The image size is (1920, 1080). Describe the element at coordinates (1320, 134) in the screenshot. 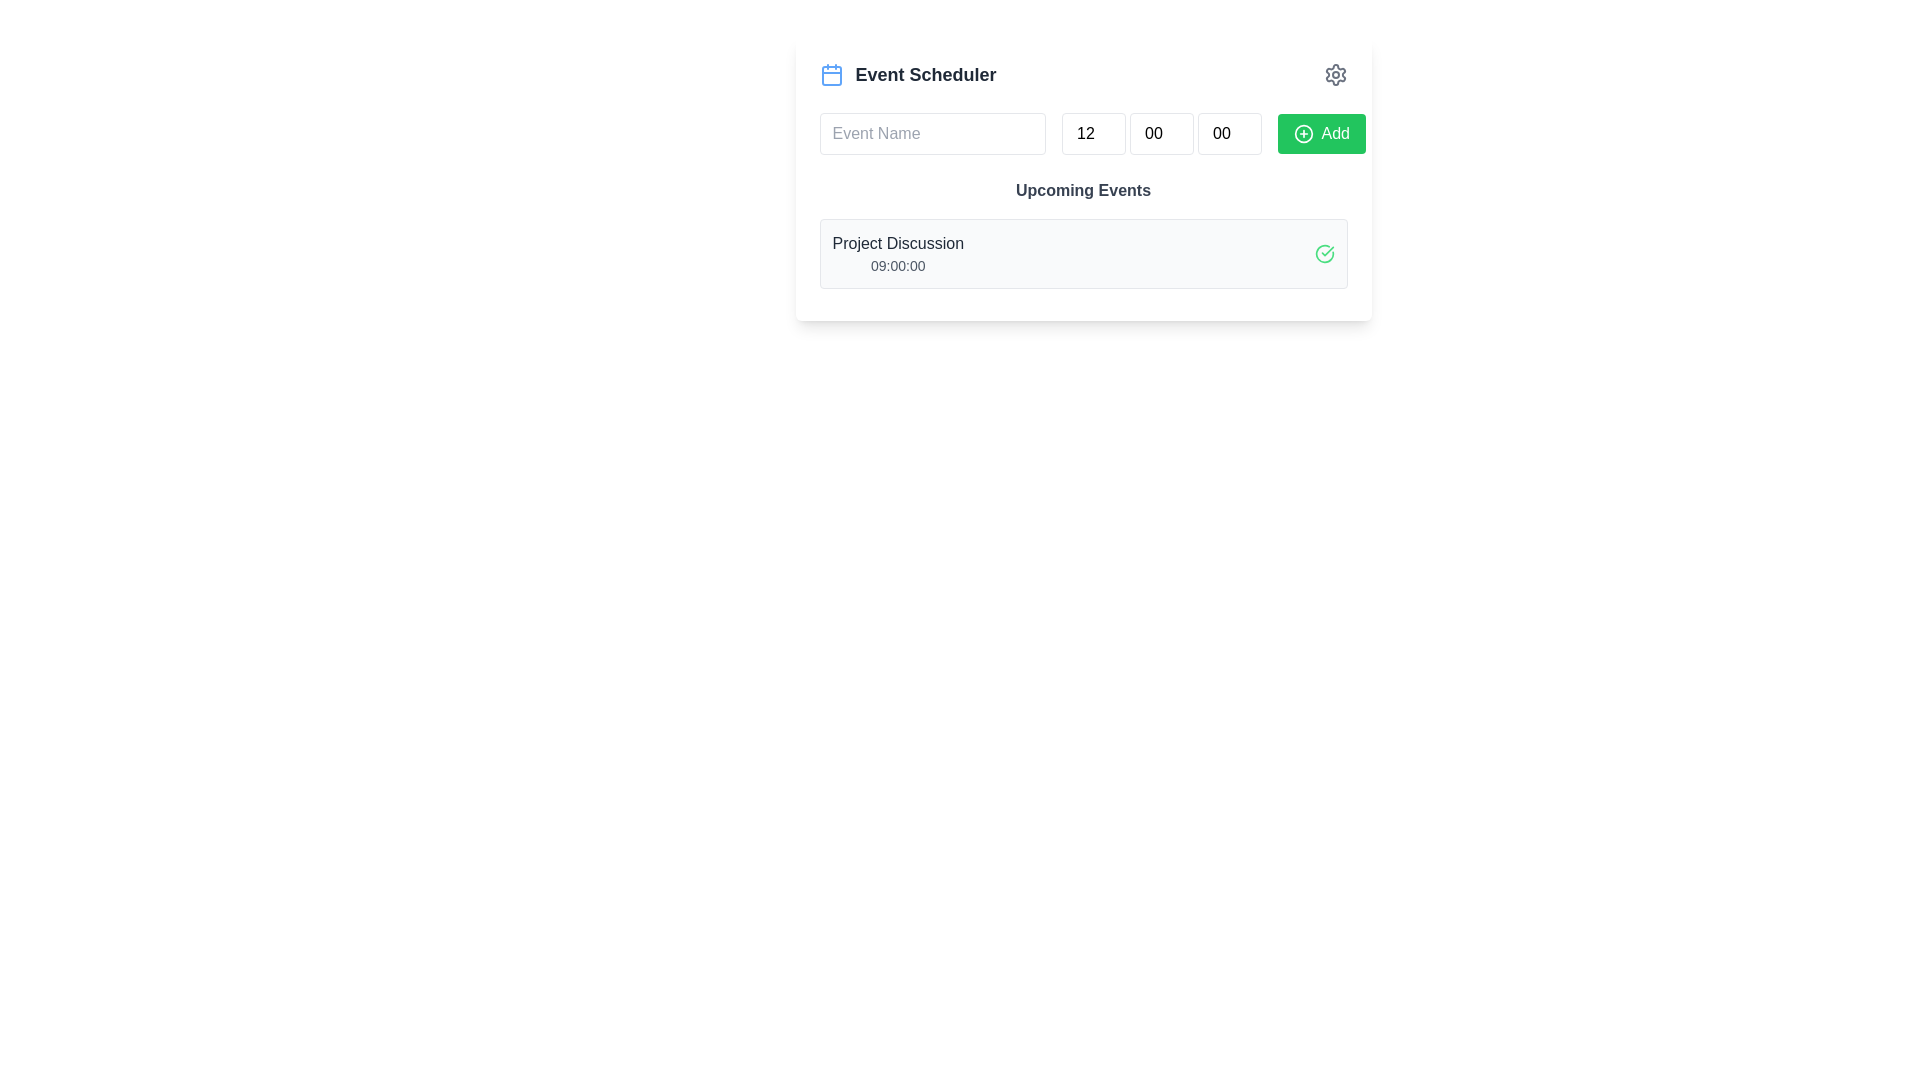

I see `the green 'Add' button located at the far right of the event scheduler section` at that location.